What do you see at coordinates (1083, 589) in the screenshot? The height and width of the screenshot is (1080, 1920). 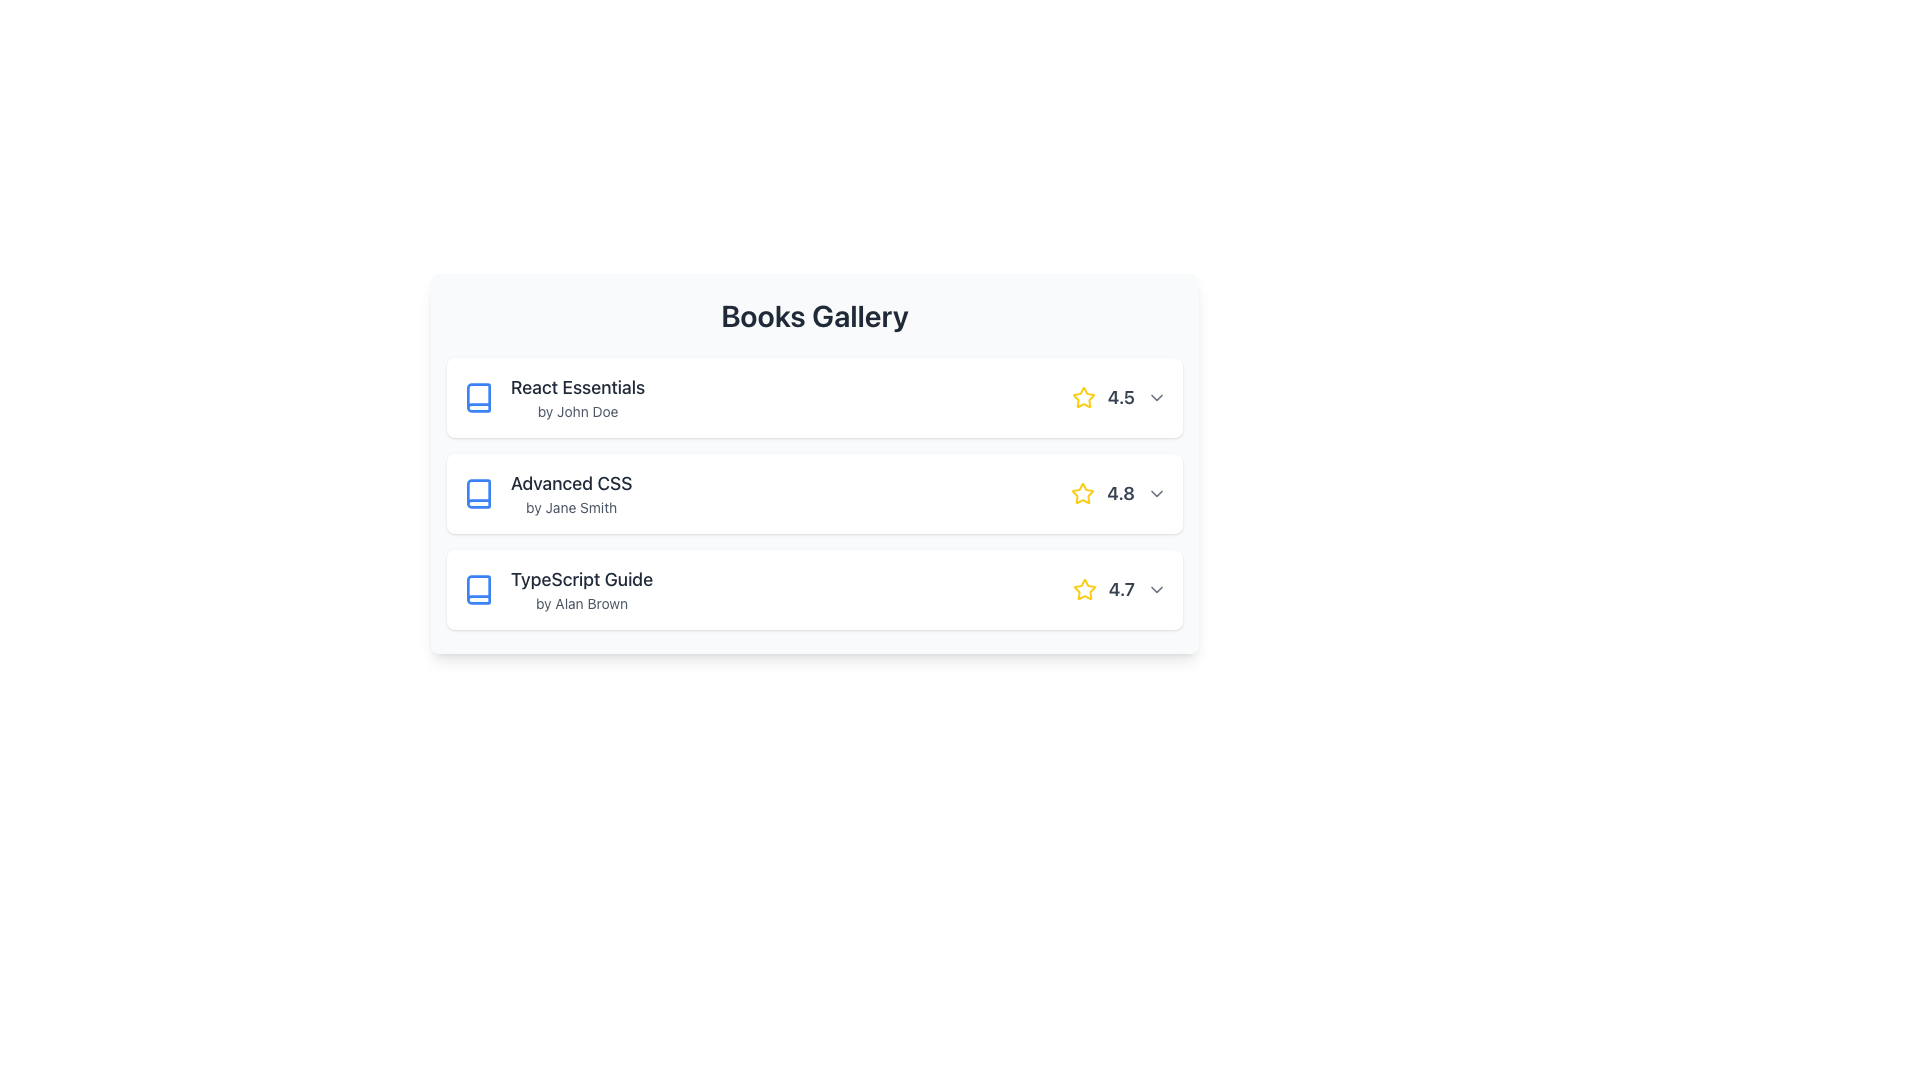 I see `star-shaped icon styled in yellow, representing a rating indicator, located in the third row of items in a card layout, to the left of the numeric rating text '4.7'` at bounding box center [1083, 589].